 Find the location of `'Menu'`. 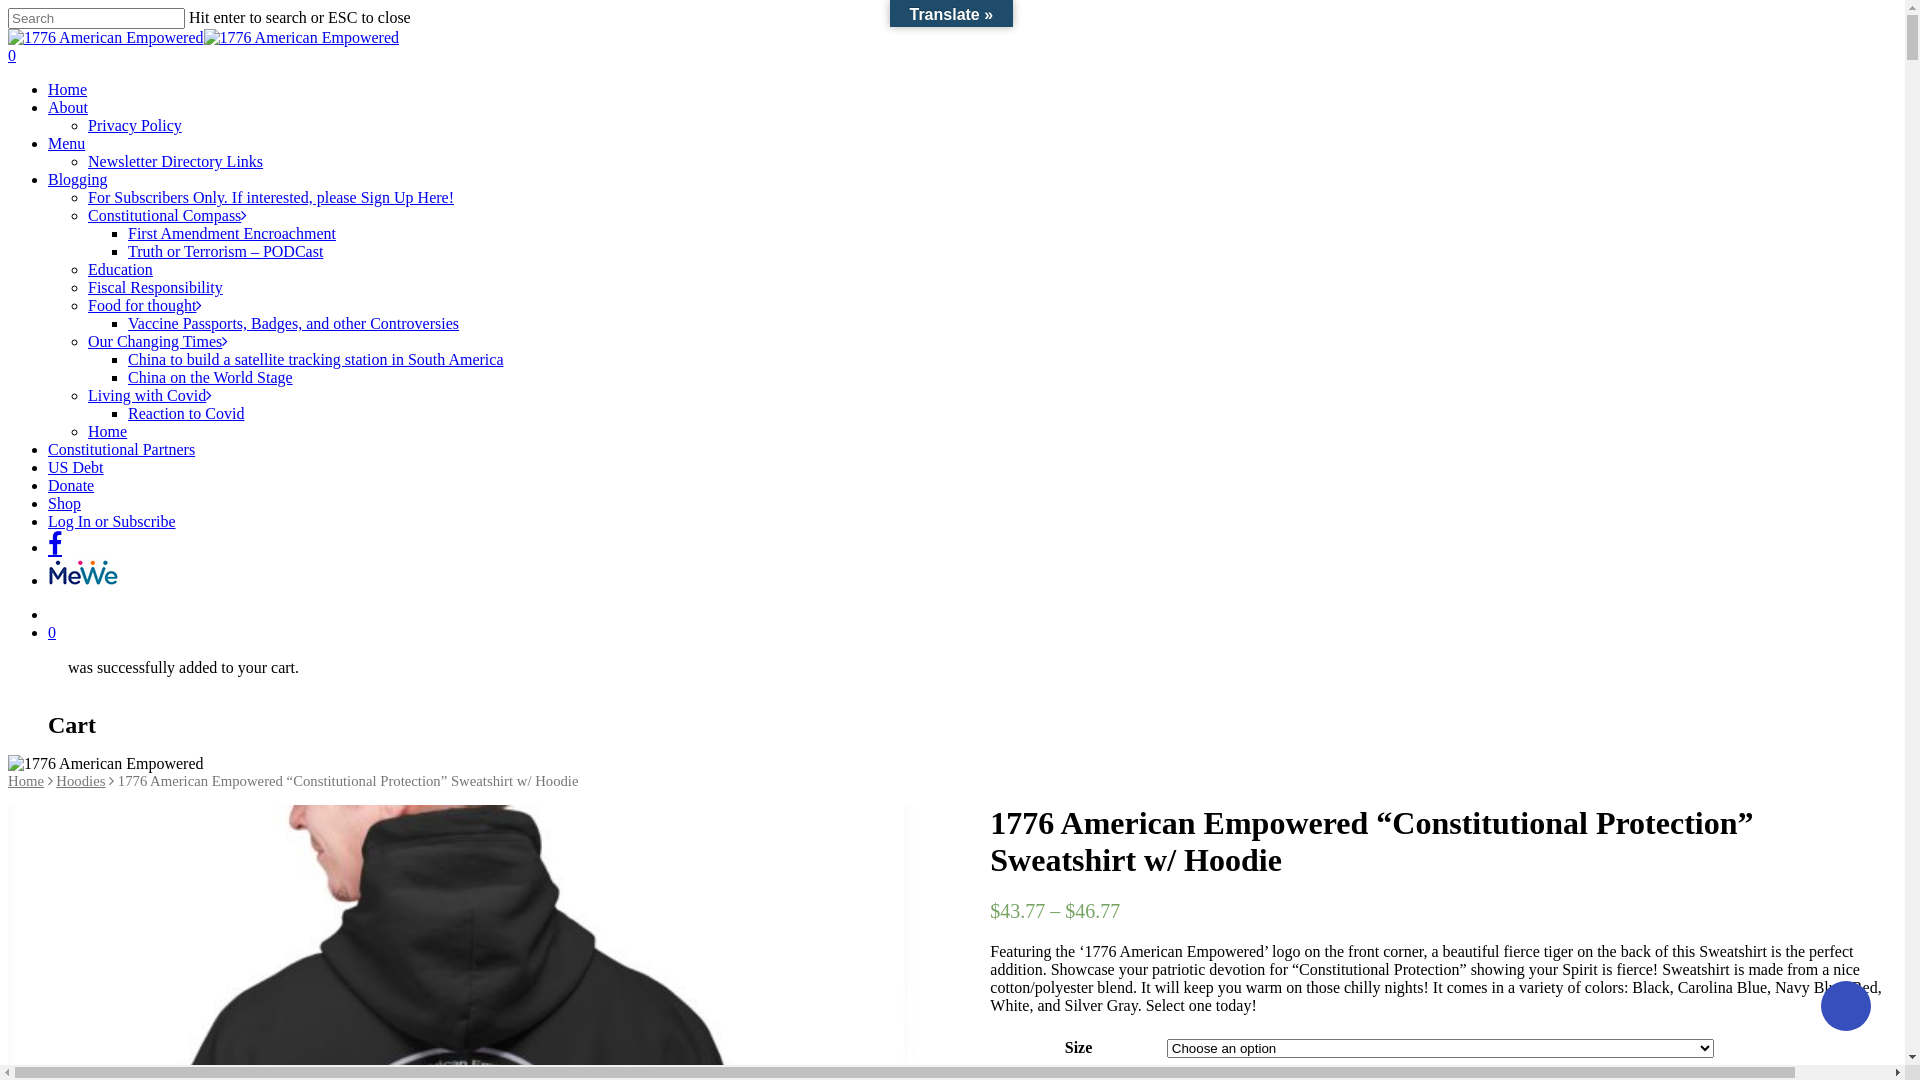

'Menu' is located at coordinates (66, 142).